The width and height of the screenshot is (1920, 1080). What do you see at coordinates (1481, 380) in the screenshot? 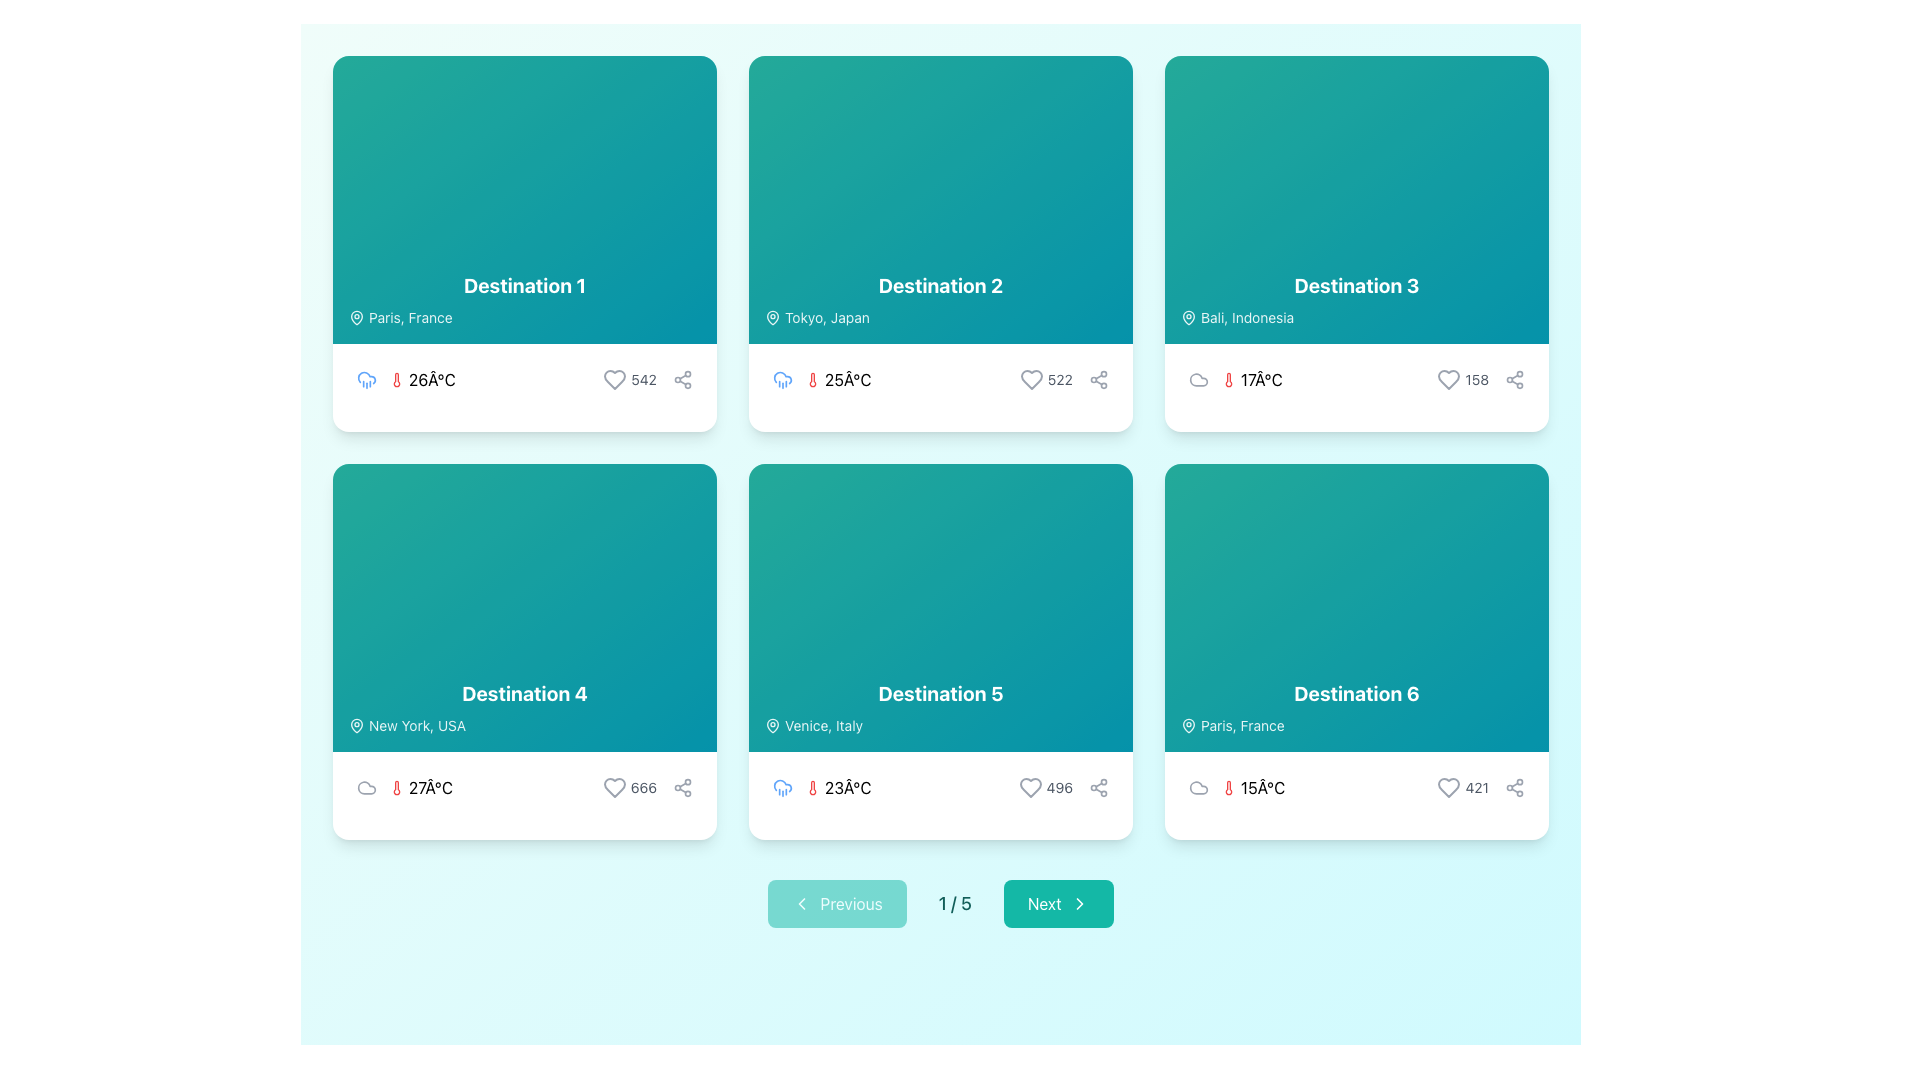
I see `the like count displayed next to the heart icon for the 'Destination 3' card located in the bottom-right section of the card` at bounding box center [1481, 380].